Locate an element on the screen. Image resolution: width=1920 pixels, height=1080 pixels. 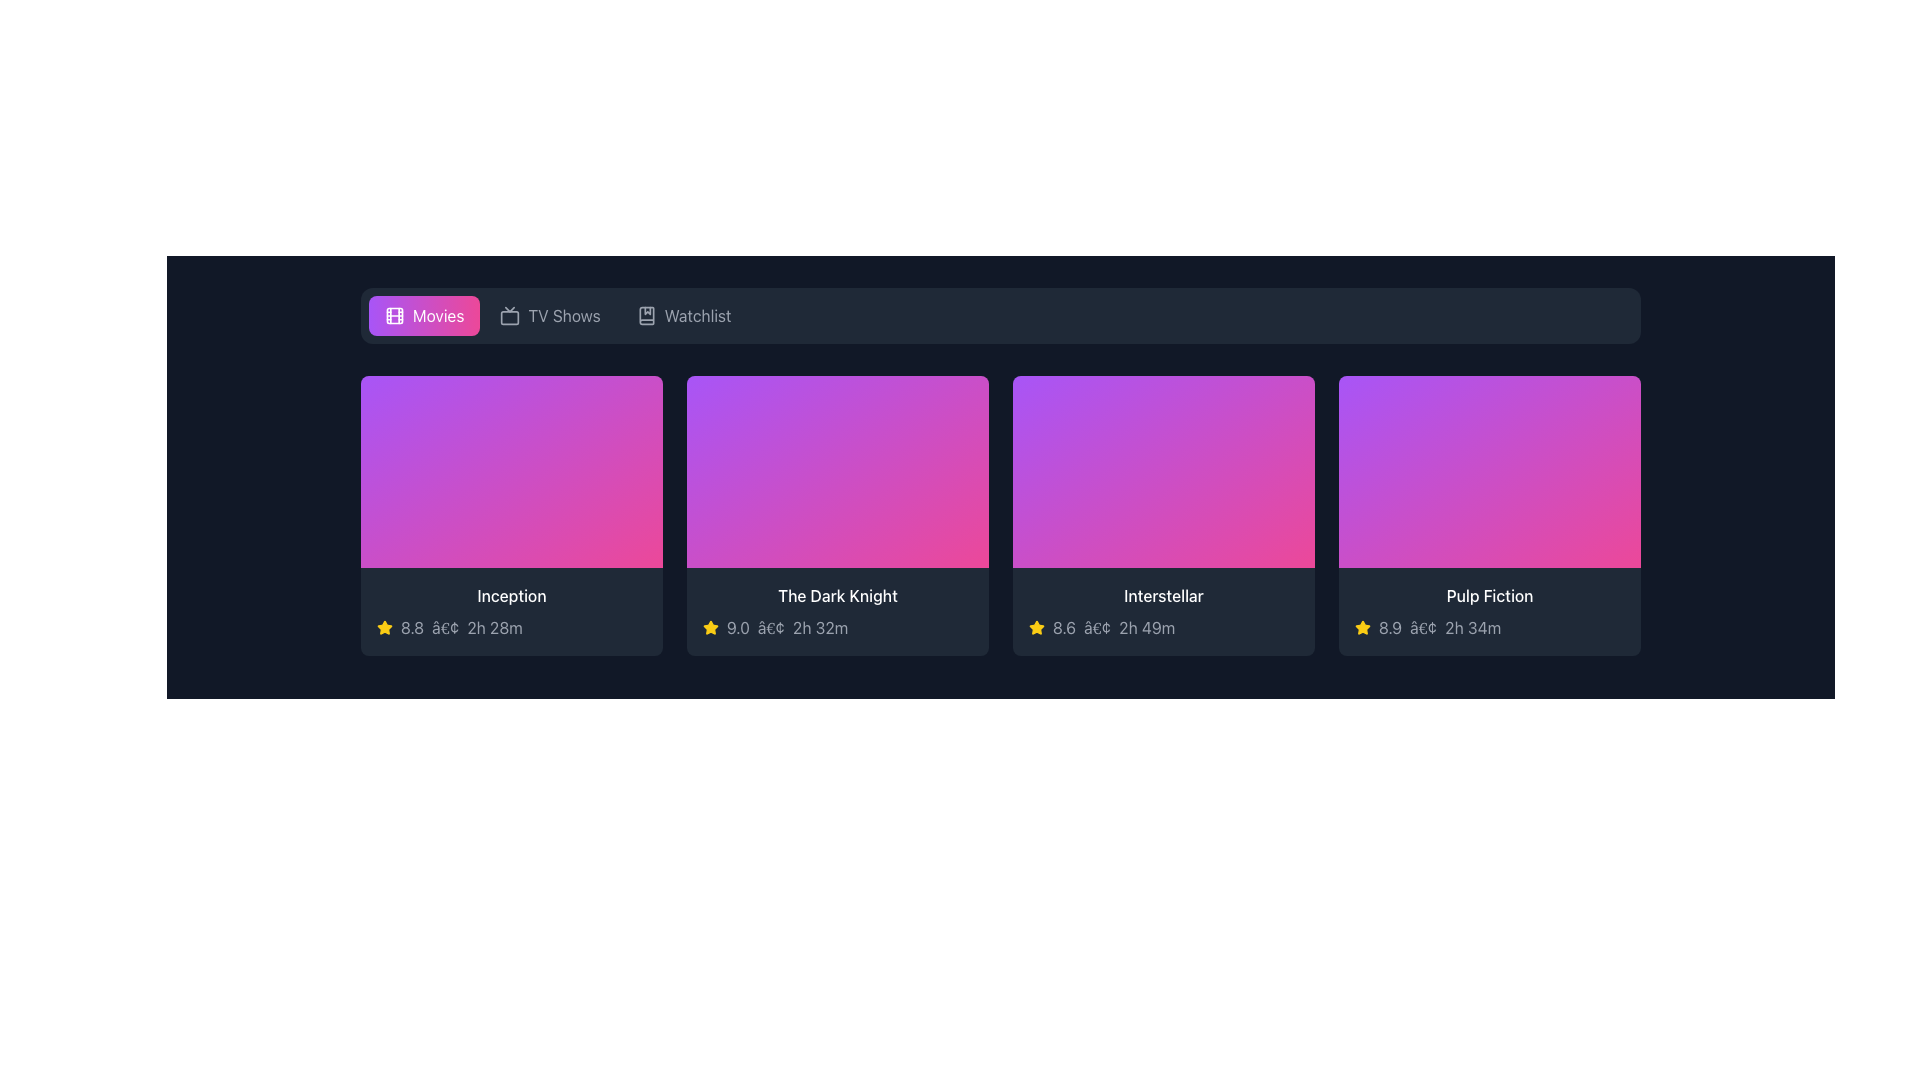
the text element displaying '8.8', which is light gray against a dark background and positioned between a star icon and a dot separator is located at coordinates (411, 627).